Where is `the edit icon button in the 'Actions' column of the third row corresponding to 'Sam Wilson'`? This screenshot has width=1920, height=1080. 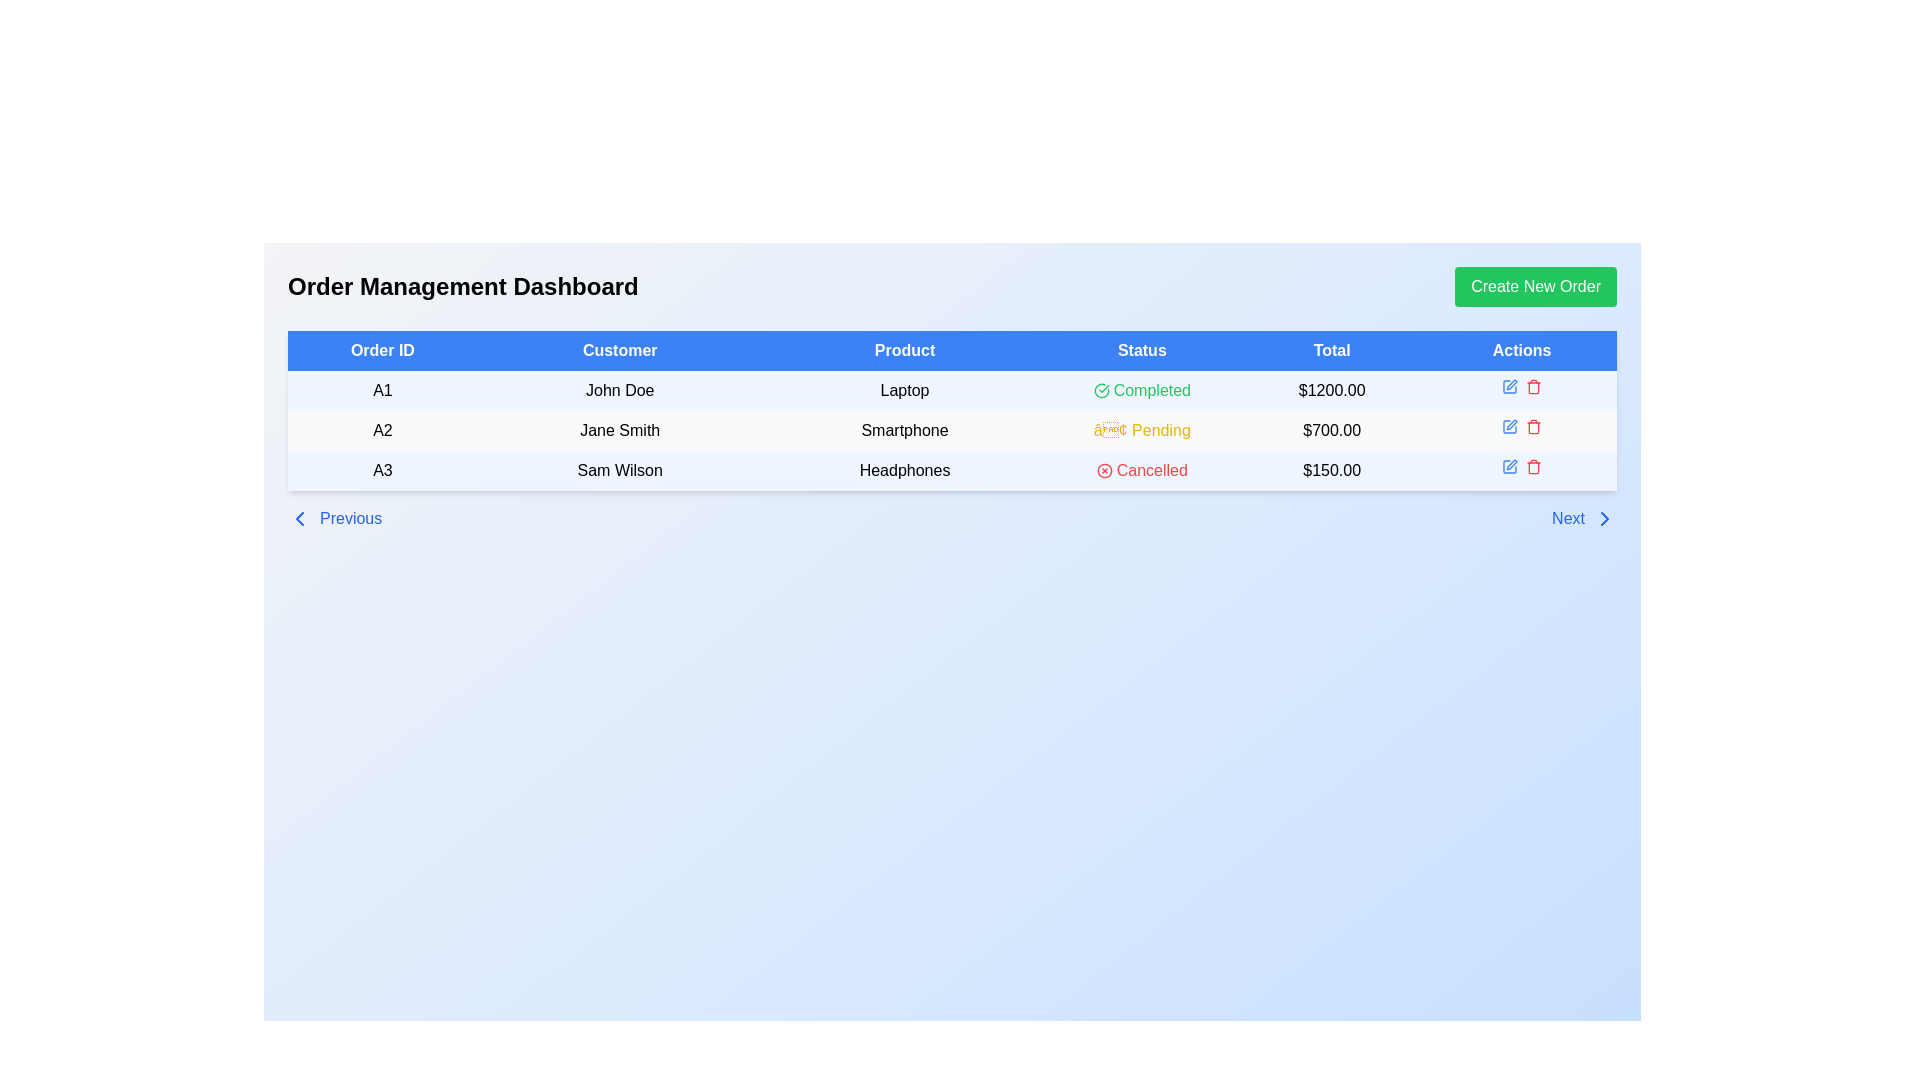
the edit icon button in the 'Actions' column of the third row corresponding to 'Sam Wilson' is located at coordinates (1510, 466).